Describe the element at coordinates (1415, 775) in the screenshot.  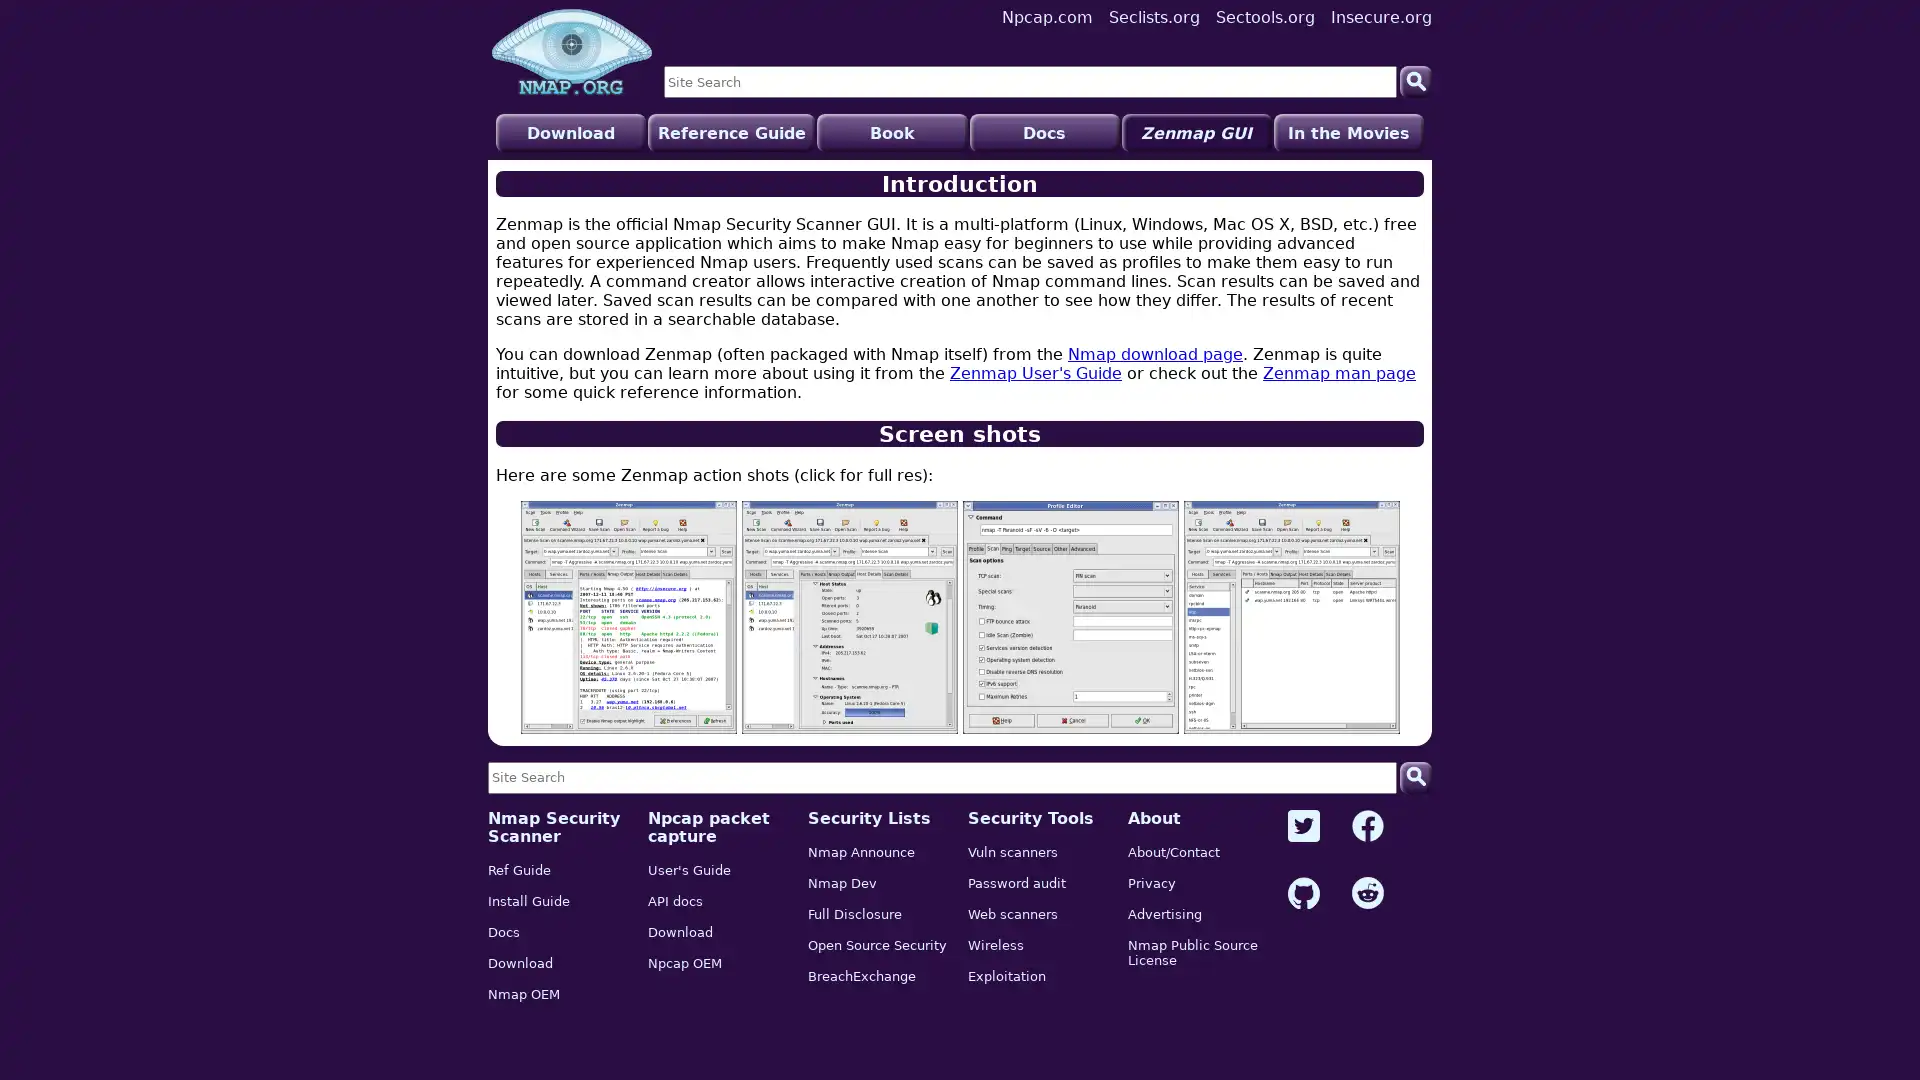
I see `Search` at that location.